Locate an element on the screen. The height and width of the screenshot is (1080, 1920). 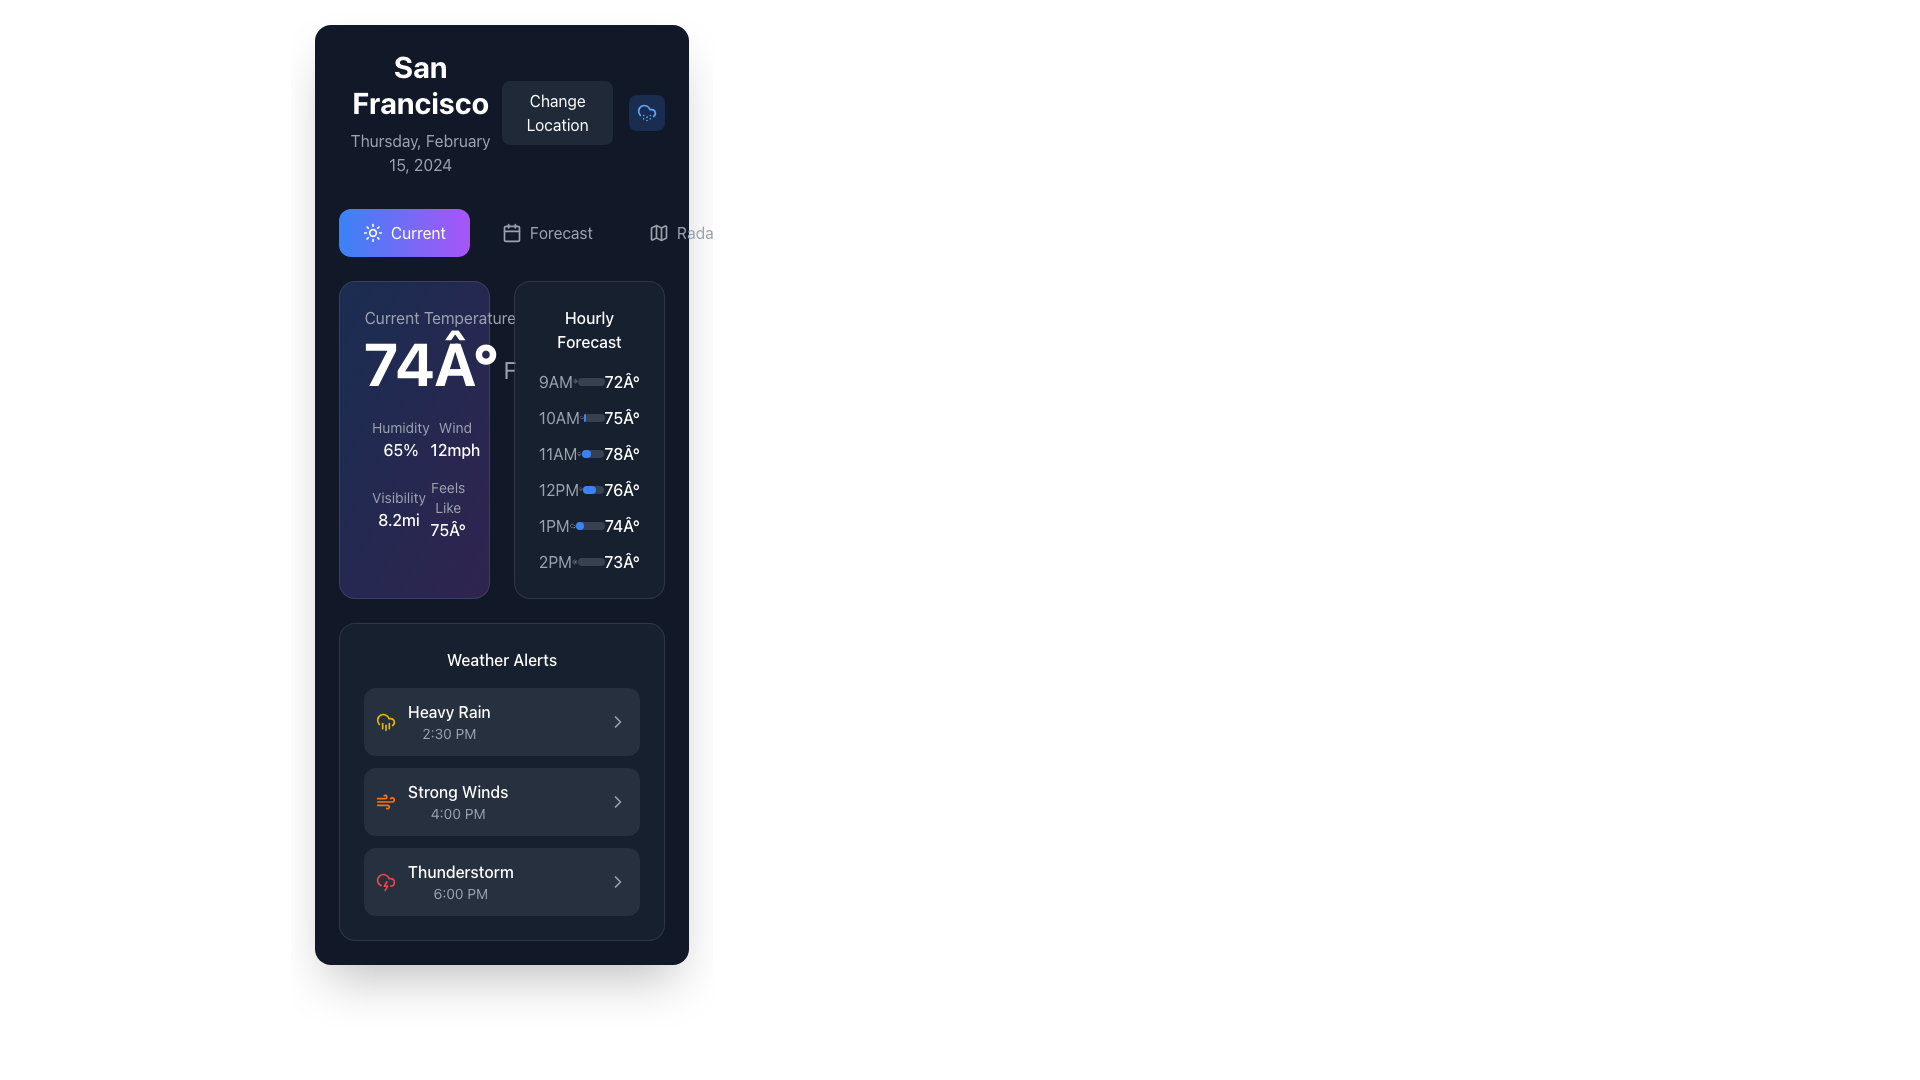
the static text element displaying the temperature forecast value (74Â°) for 1PM, located in the 'Hourly Forecast' card is located at coordinates (621, 524).